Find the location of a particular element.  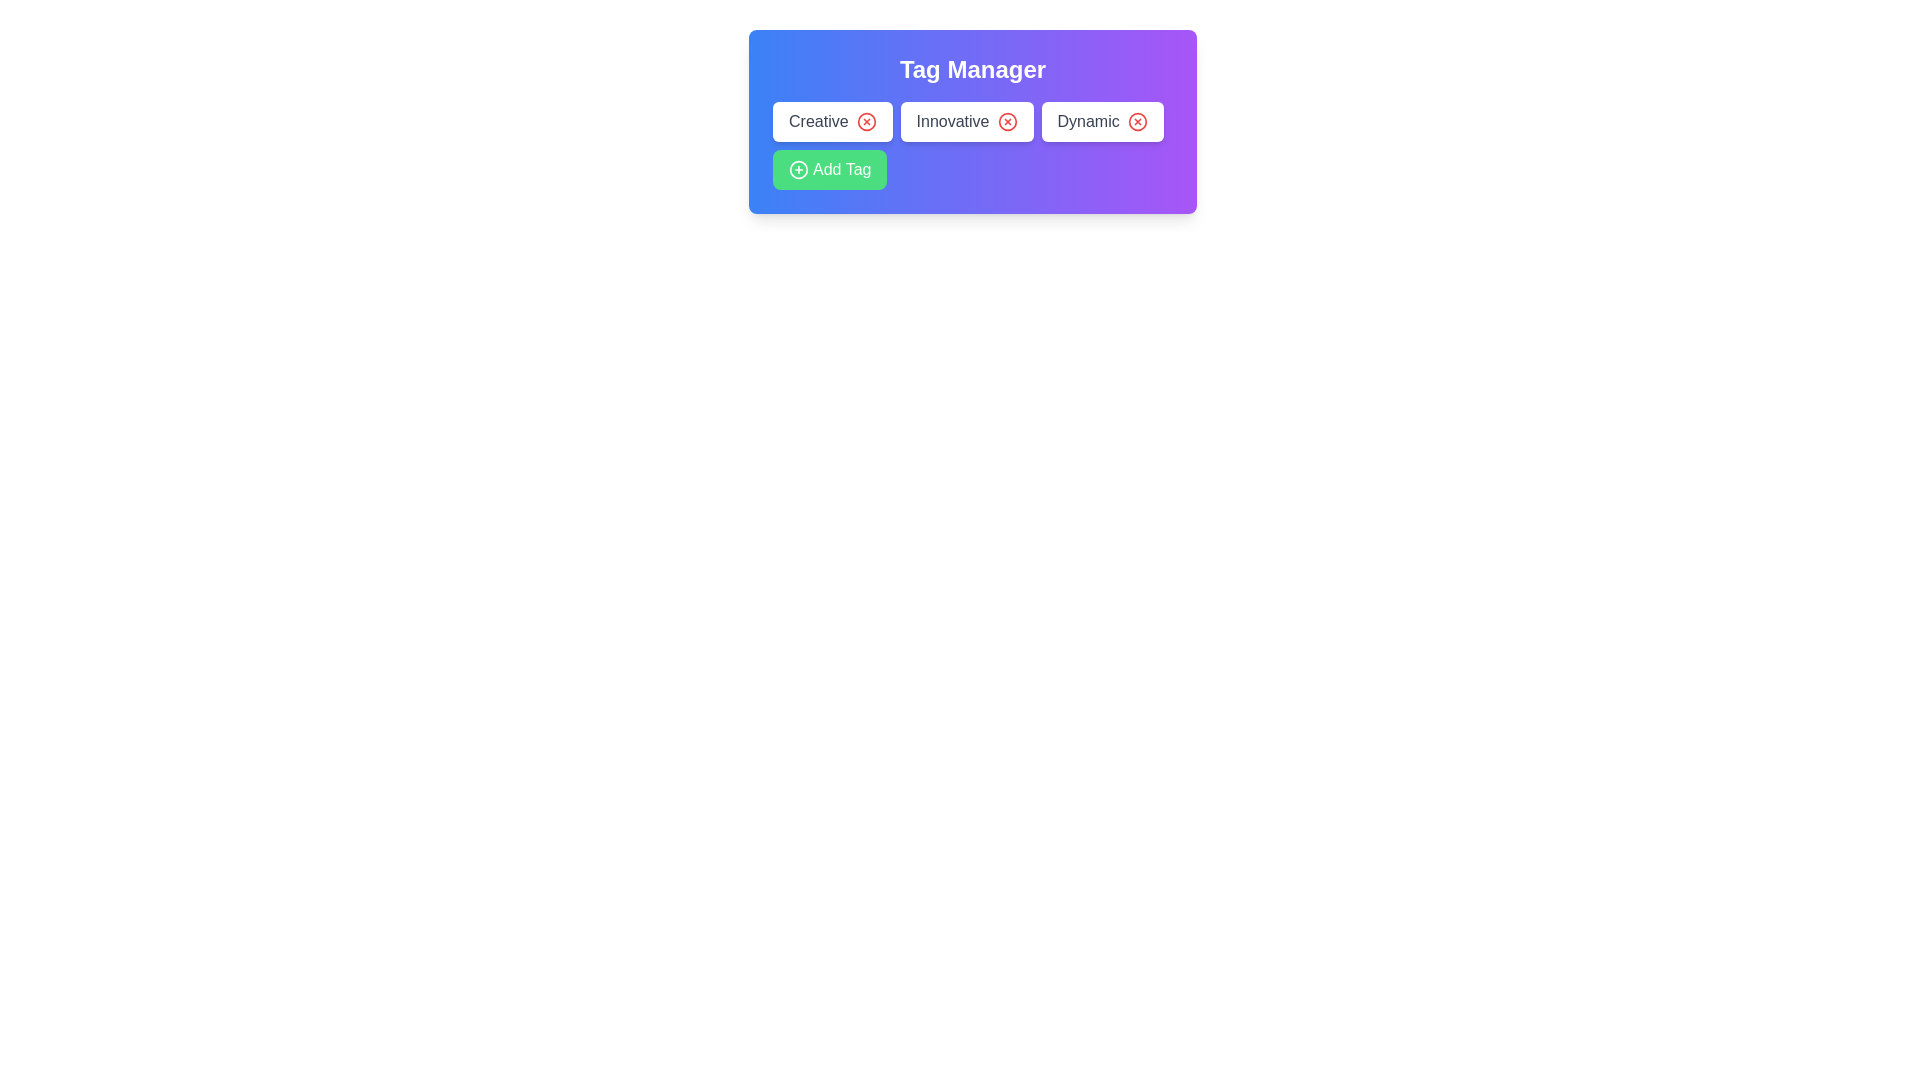

the 'Add Tag' button to add a new tag is located at coordinates (830, 168).